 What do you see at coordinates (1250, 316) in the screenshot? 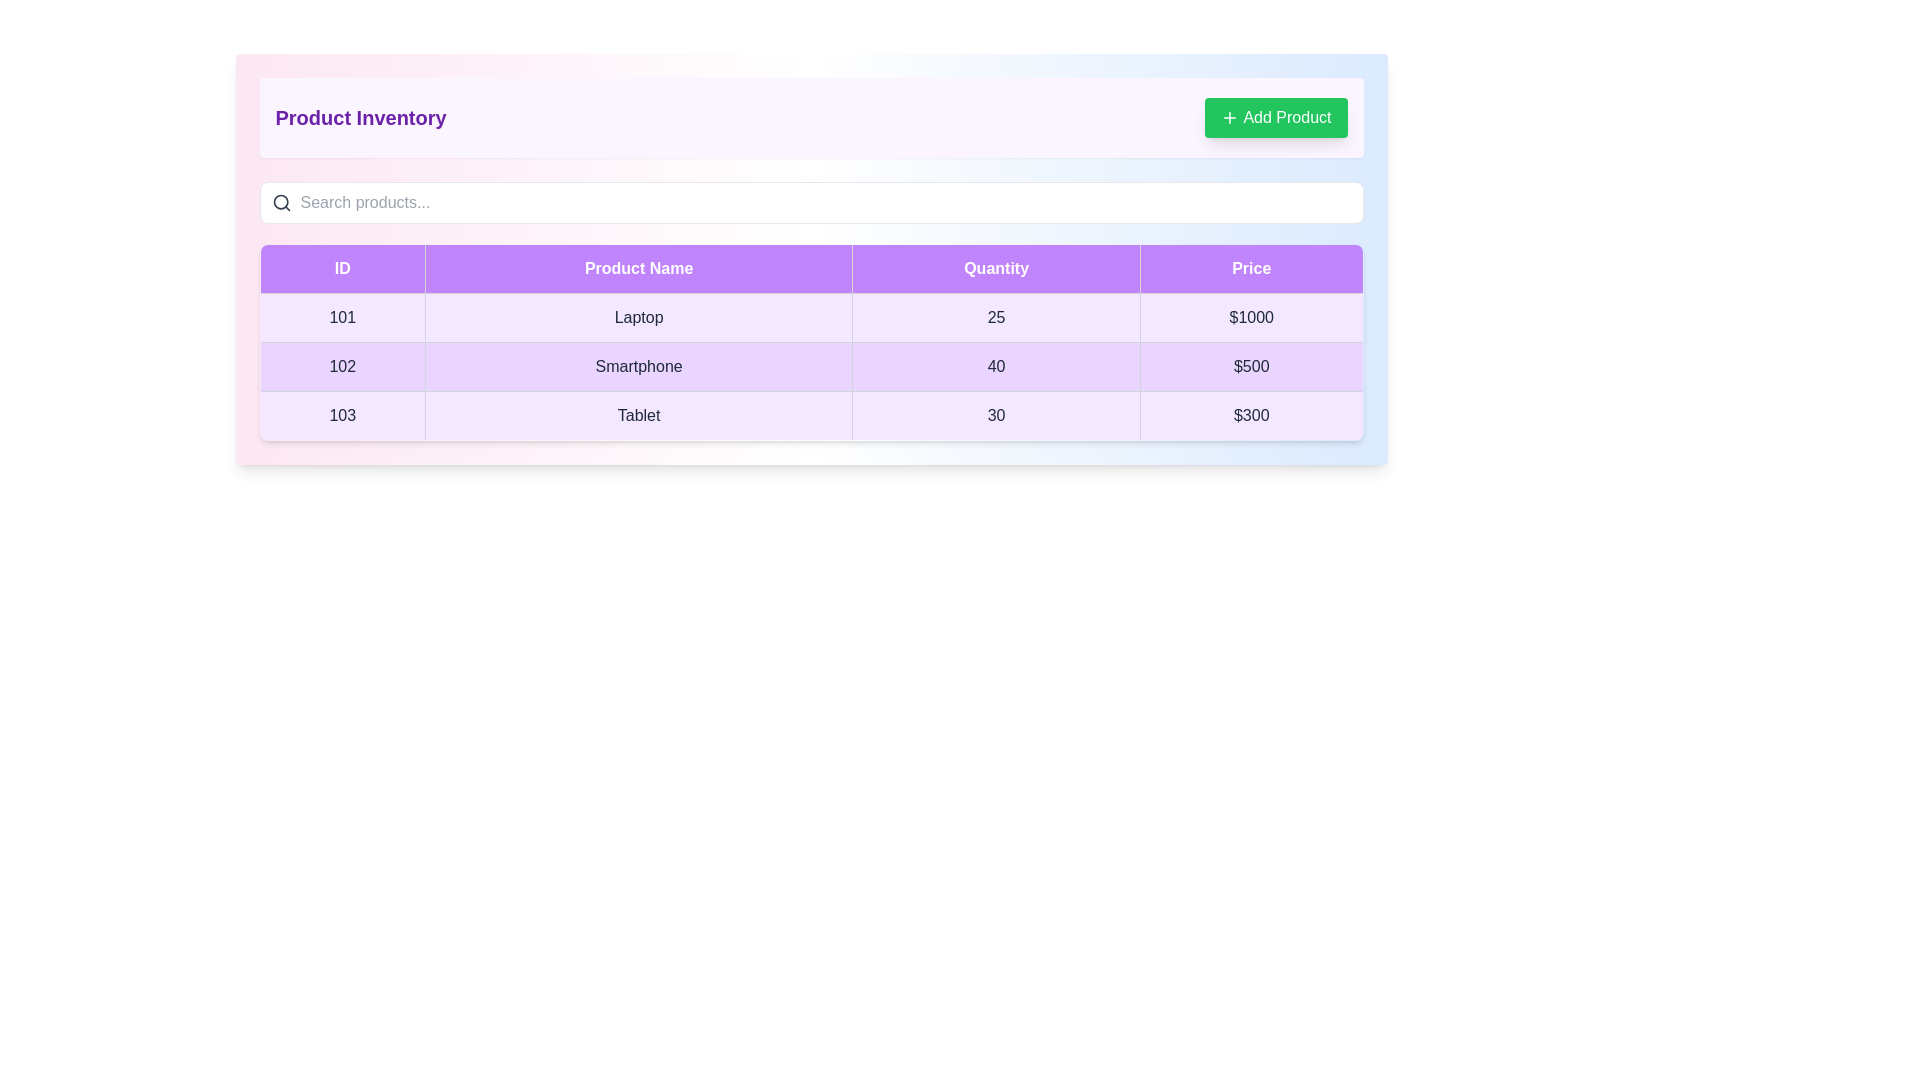
I see `the table cell that displays the price value '$1000'` at bounding box center [1250, 316].